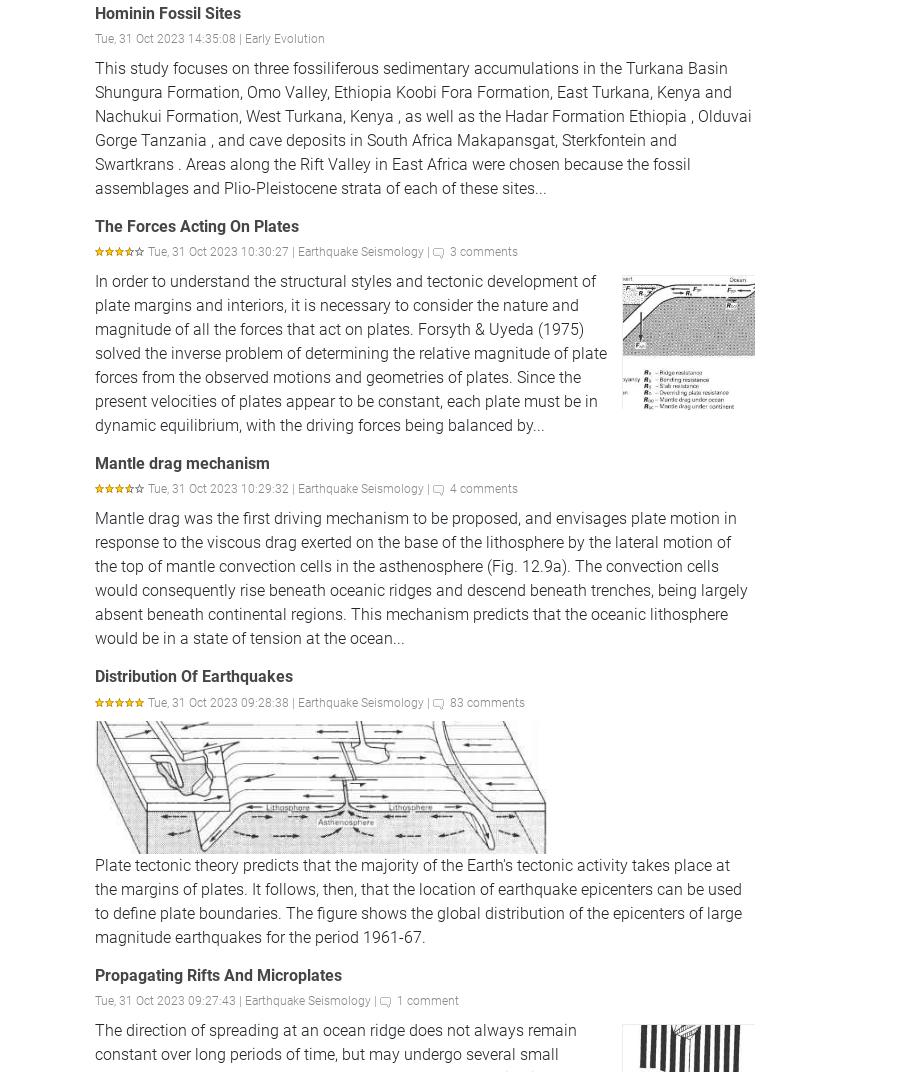 The width and height of the screenshot is (904, 1072). What do you see at coordinates (218, 973) in the screenshot?
I see `'Propagating Rifts And Microplates'` at bounding box center [218, 973].